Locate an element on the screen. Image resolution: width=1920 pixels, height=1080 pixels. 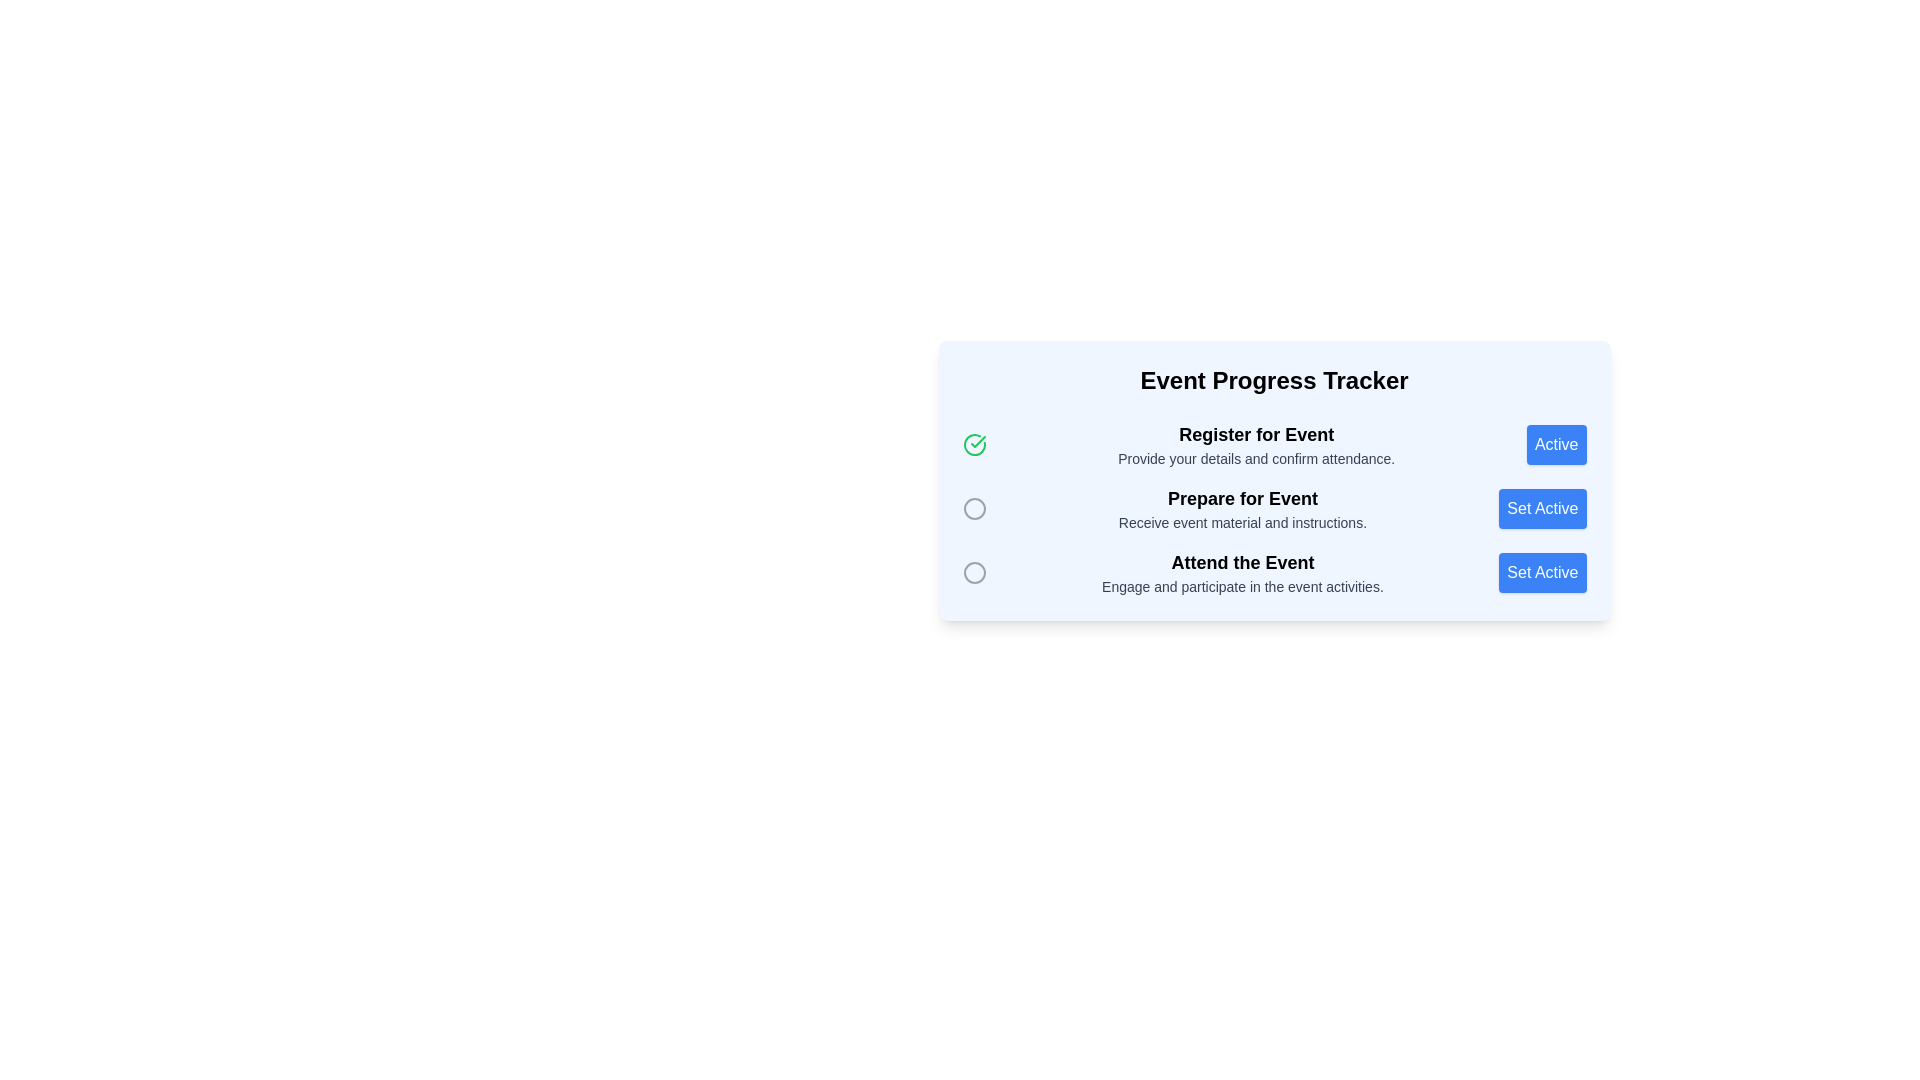
event preparation details from the composite element titled 'Prepare for Event', which includes descriptive text and a status indicator icon is located at coordinates (1273, 508).